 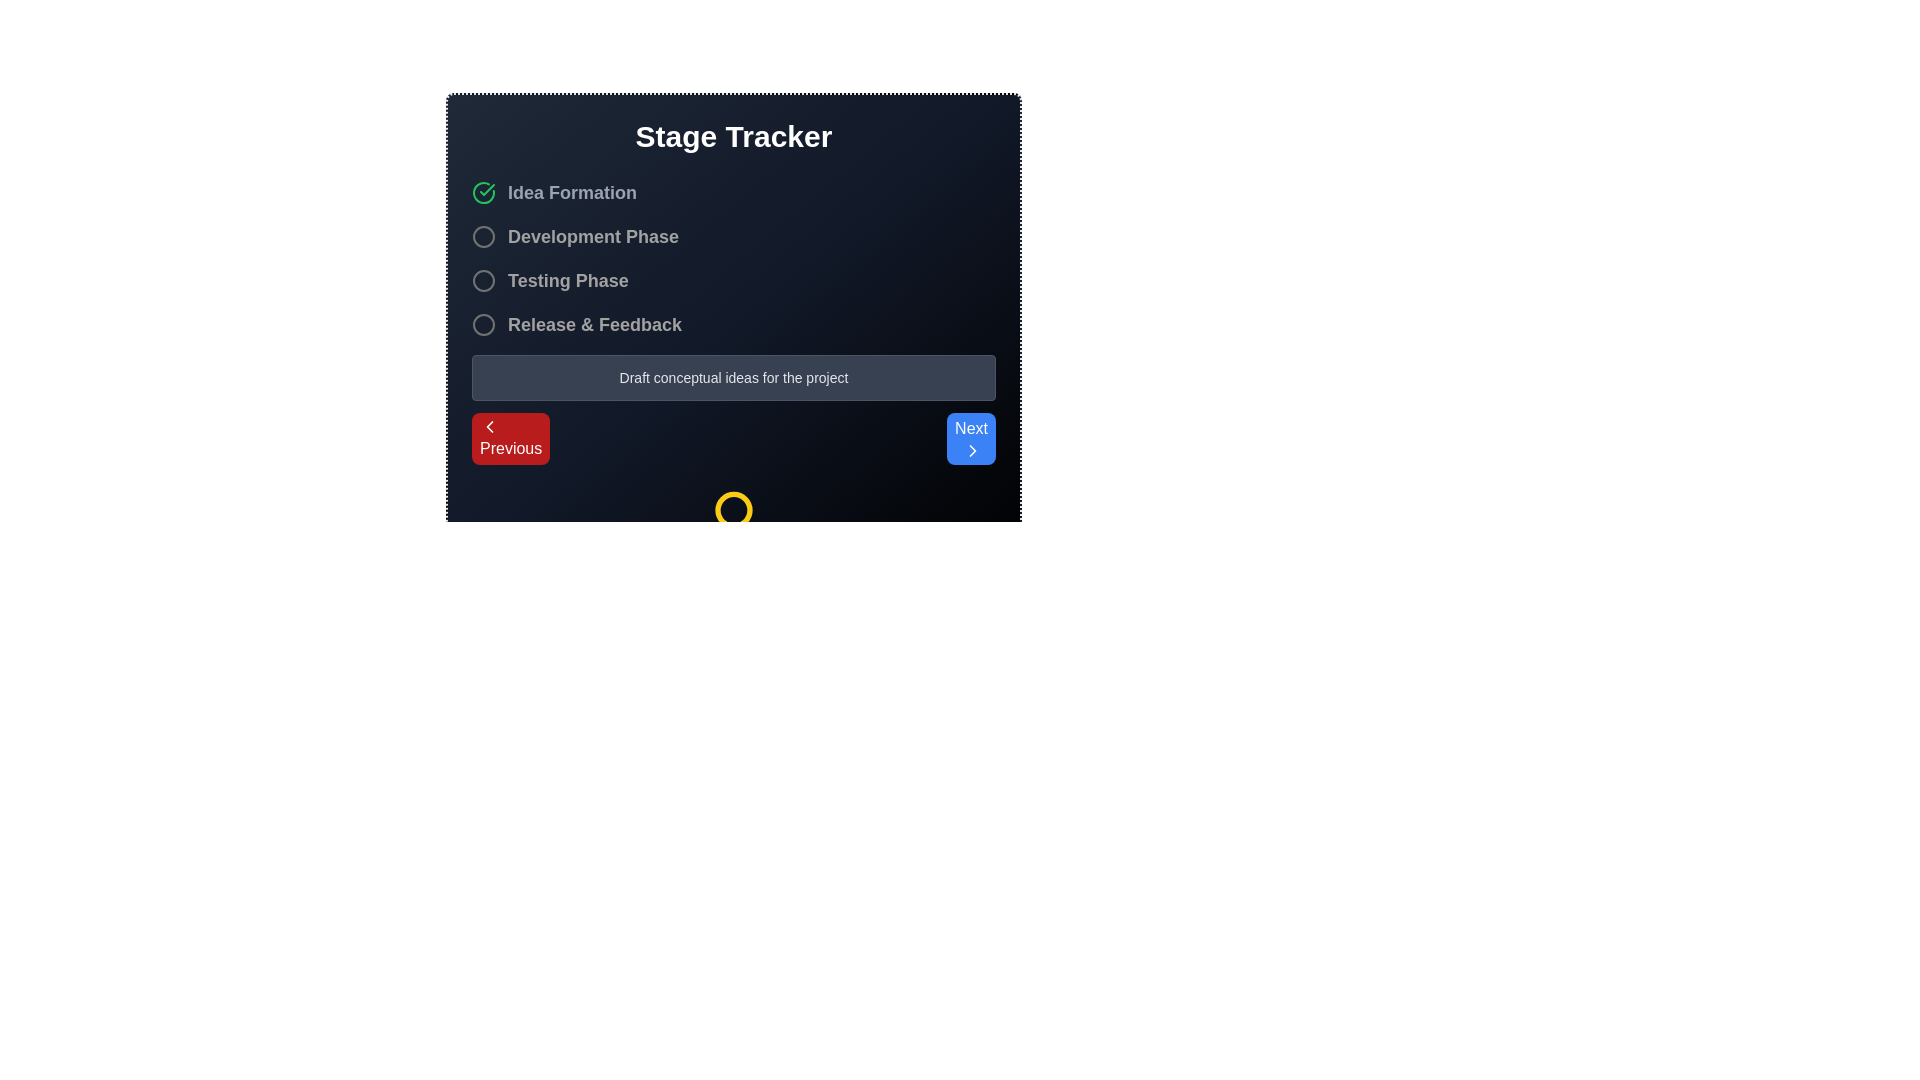 What do you see at coordinates (489, 426) in the screenshot?
I see `the leftward-pointing chevron icon within the 'Previous' button` at bounding box center [489, 426].